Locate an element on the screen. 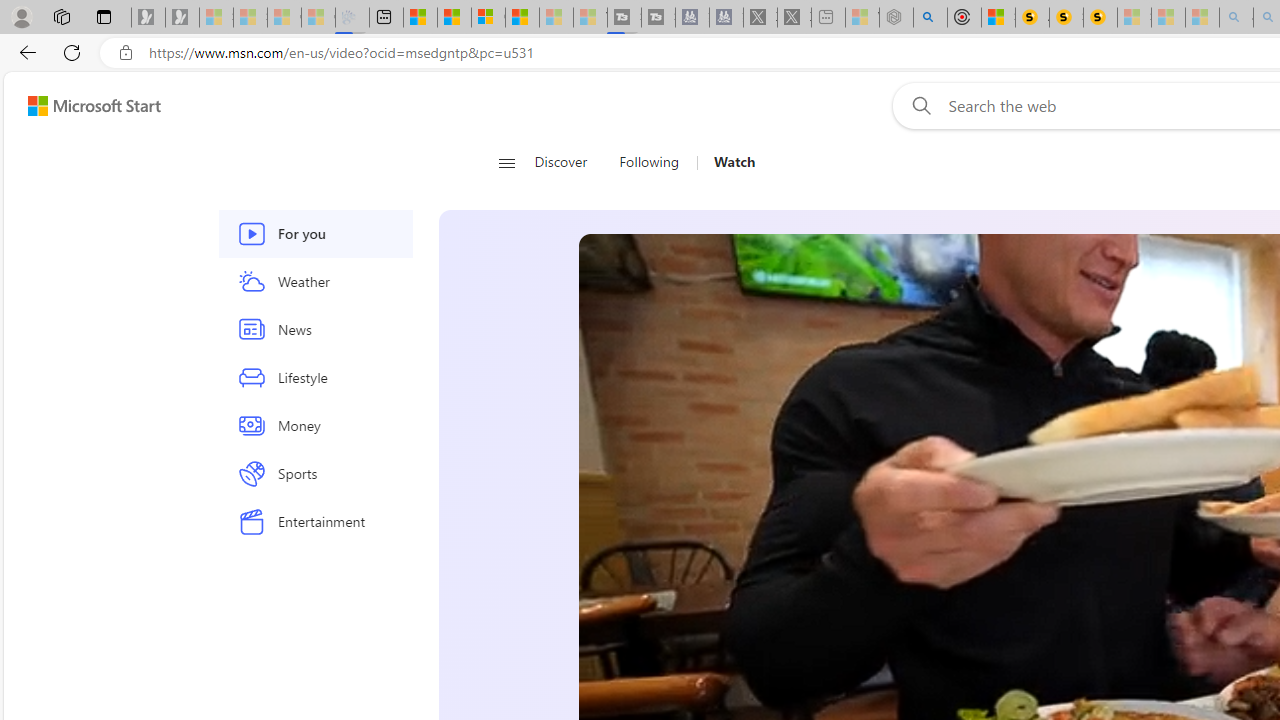 This screenshot has width=1280, height=720. 'Wildlife - MSN - Sleeping' is located at coordinates (862, 17).